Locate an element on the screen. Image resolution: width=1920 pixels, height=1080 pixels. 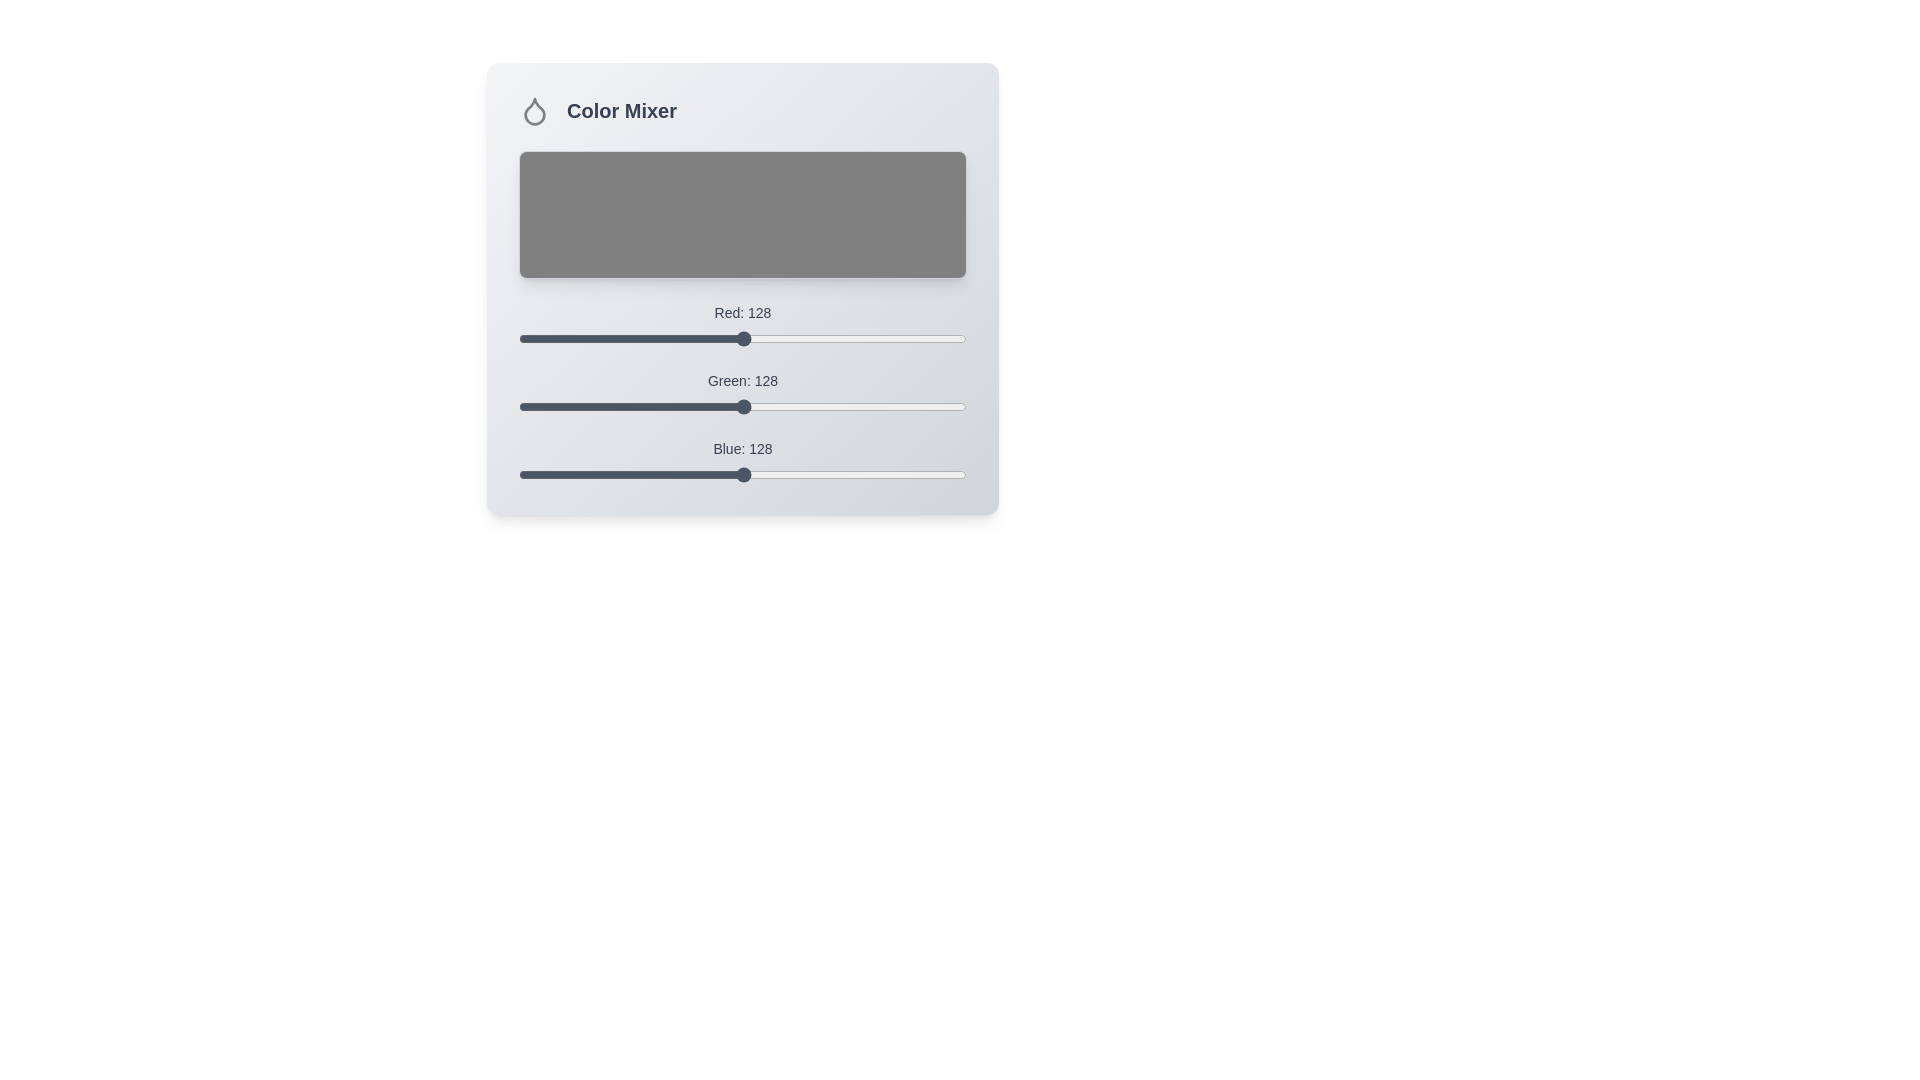
the red color slider to set the red value to 40 is located at coordinates (588, 338).